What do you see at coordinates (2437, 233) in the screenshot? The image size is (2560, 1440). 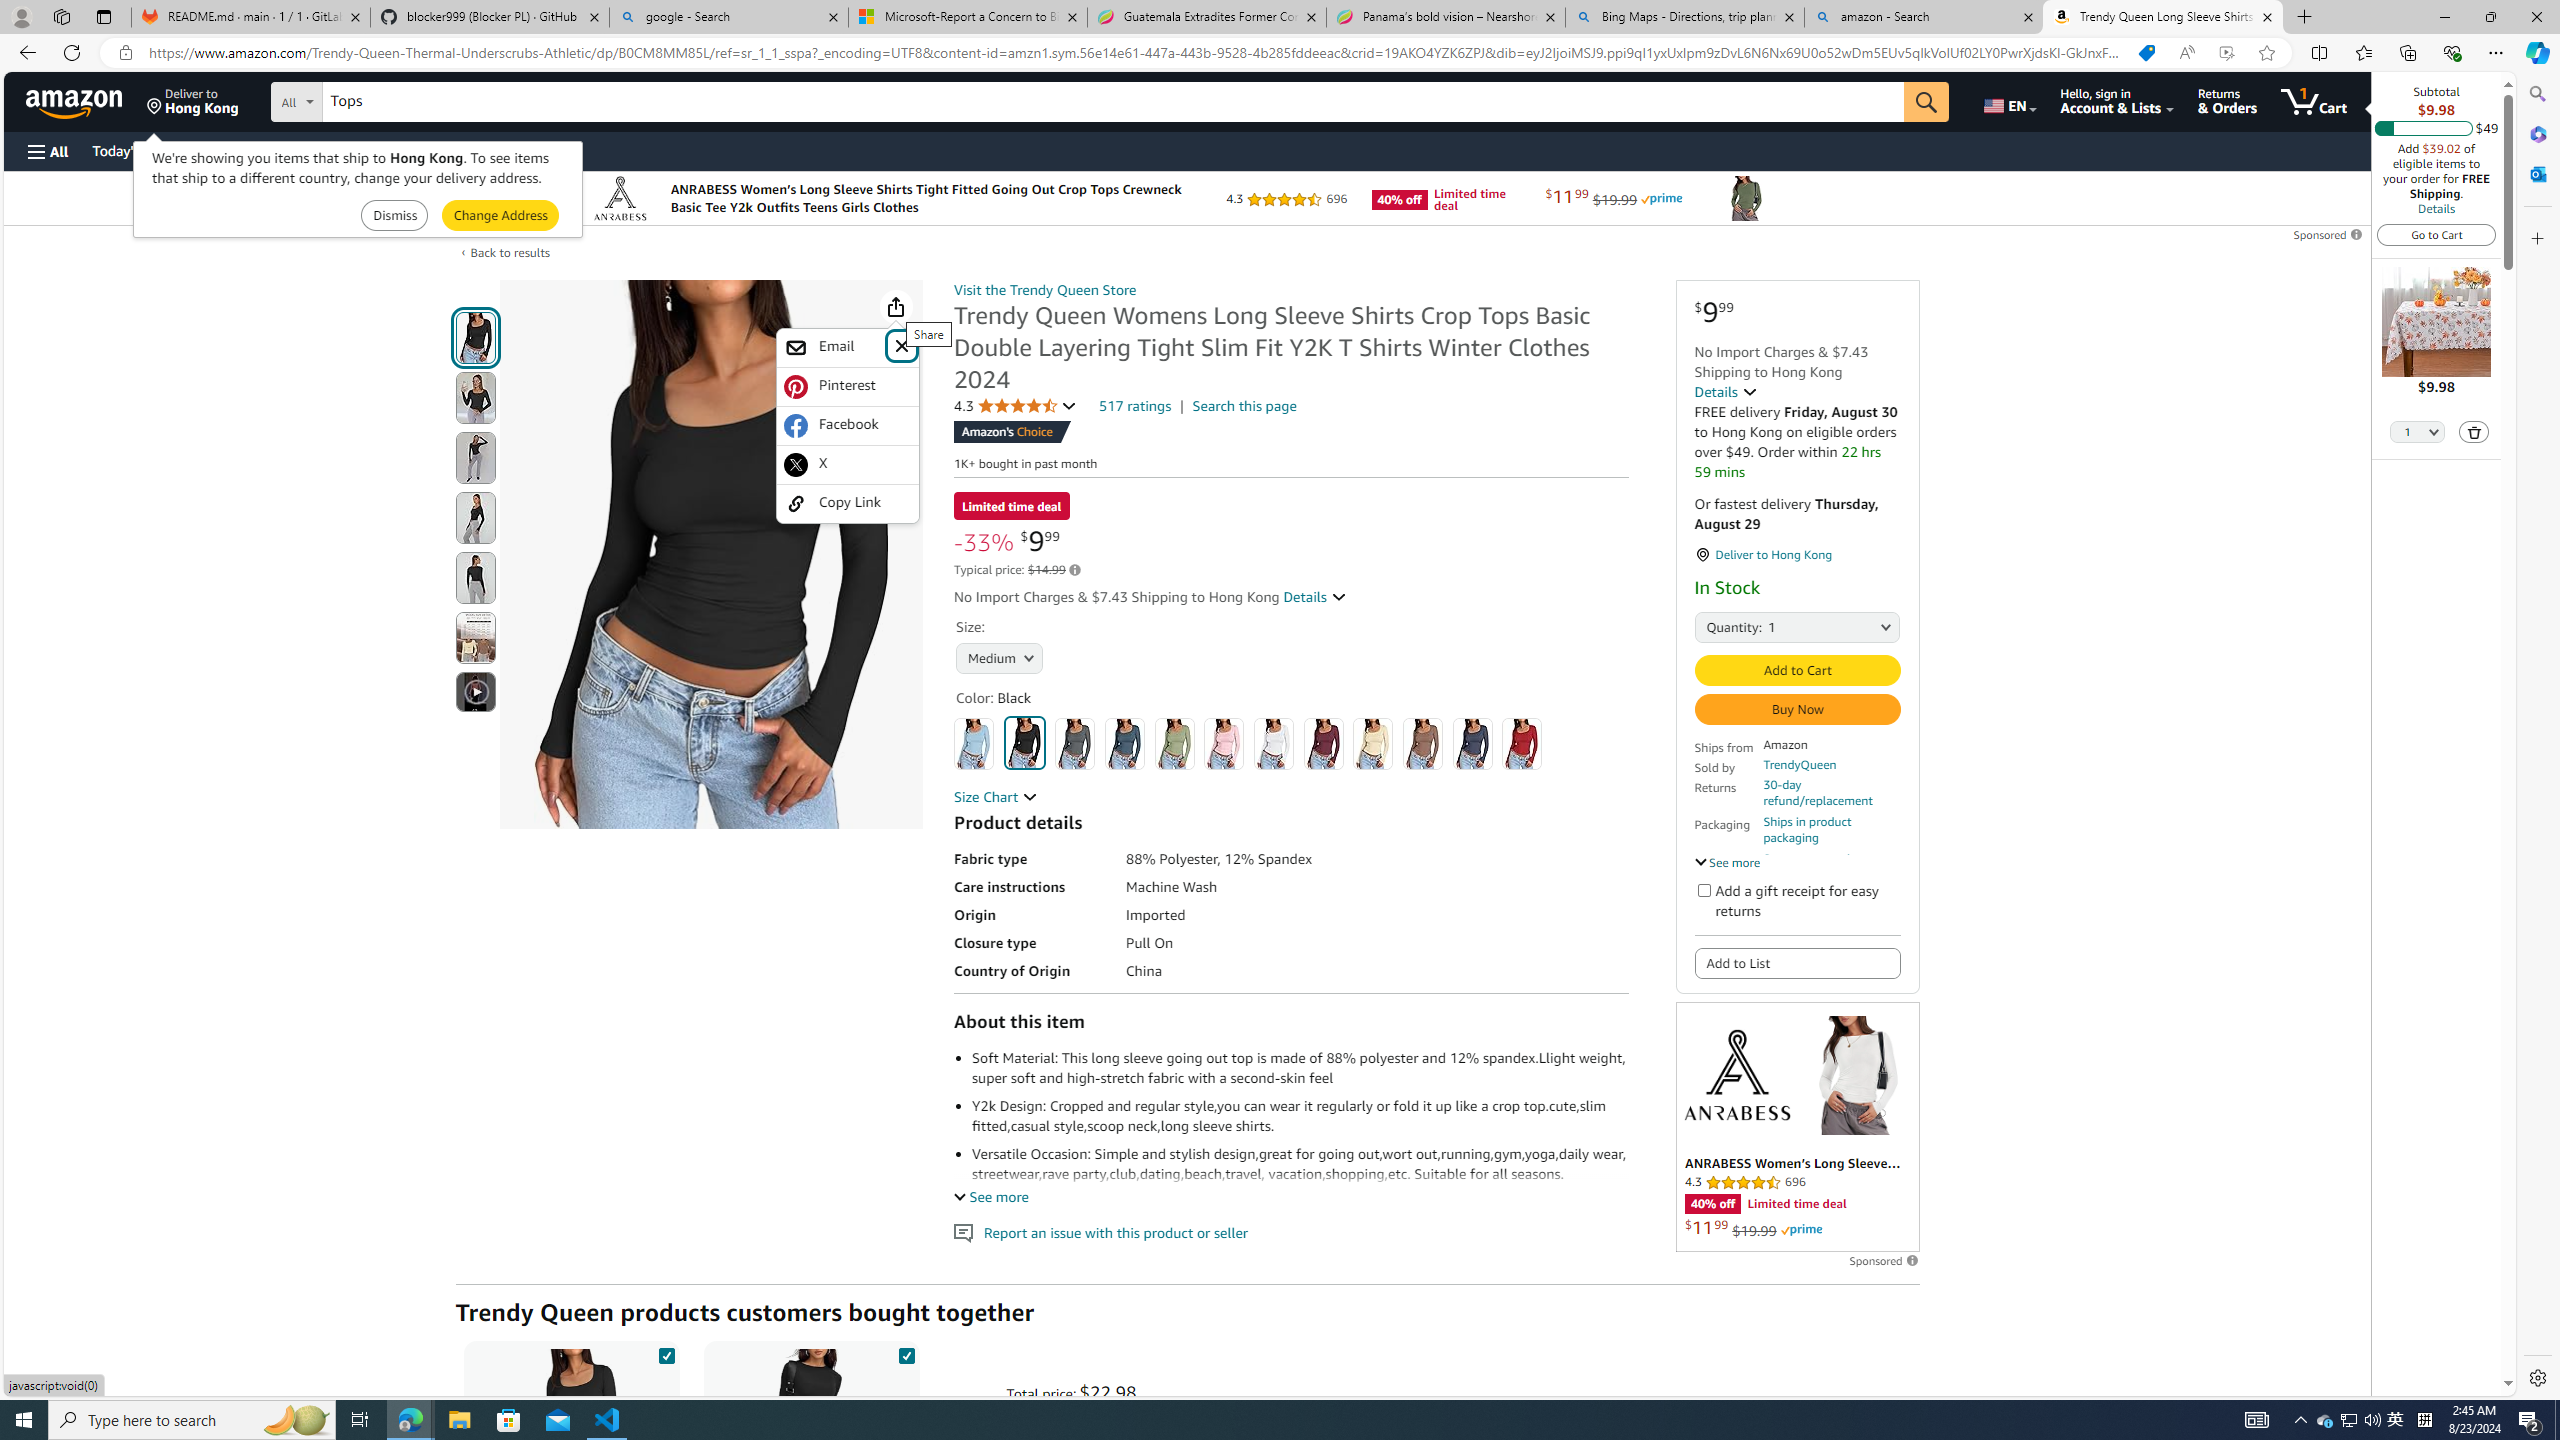 I see `'Go to Cart'` at bounding box center [2437, 233].